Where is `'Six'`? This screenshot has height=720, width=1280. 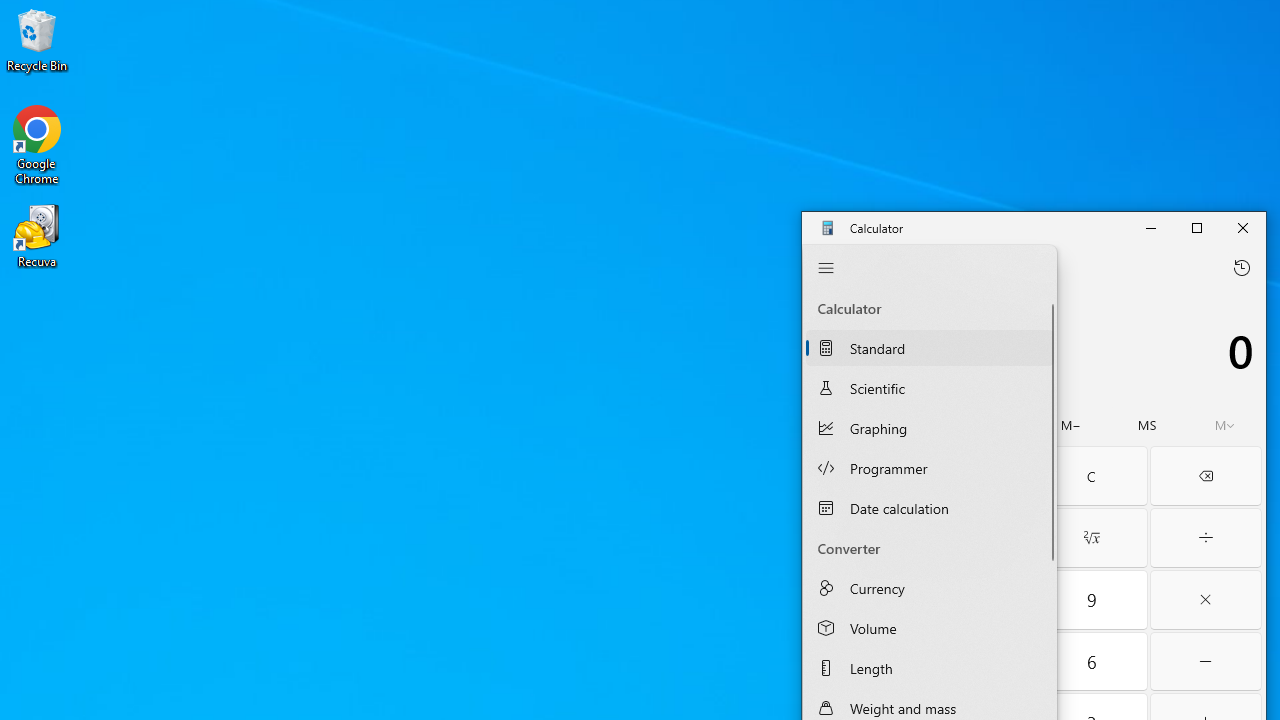
'Six' is located at coordinates (1090, 661).